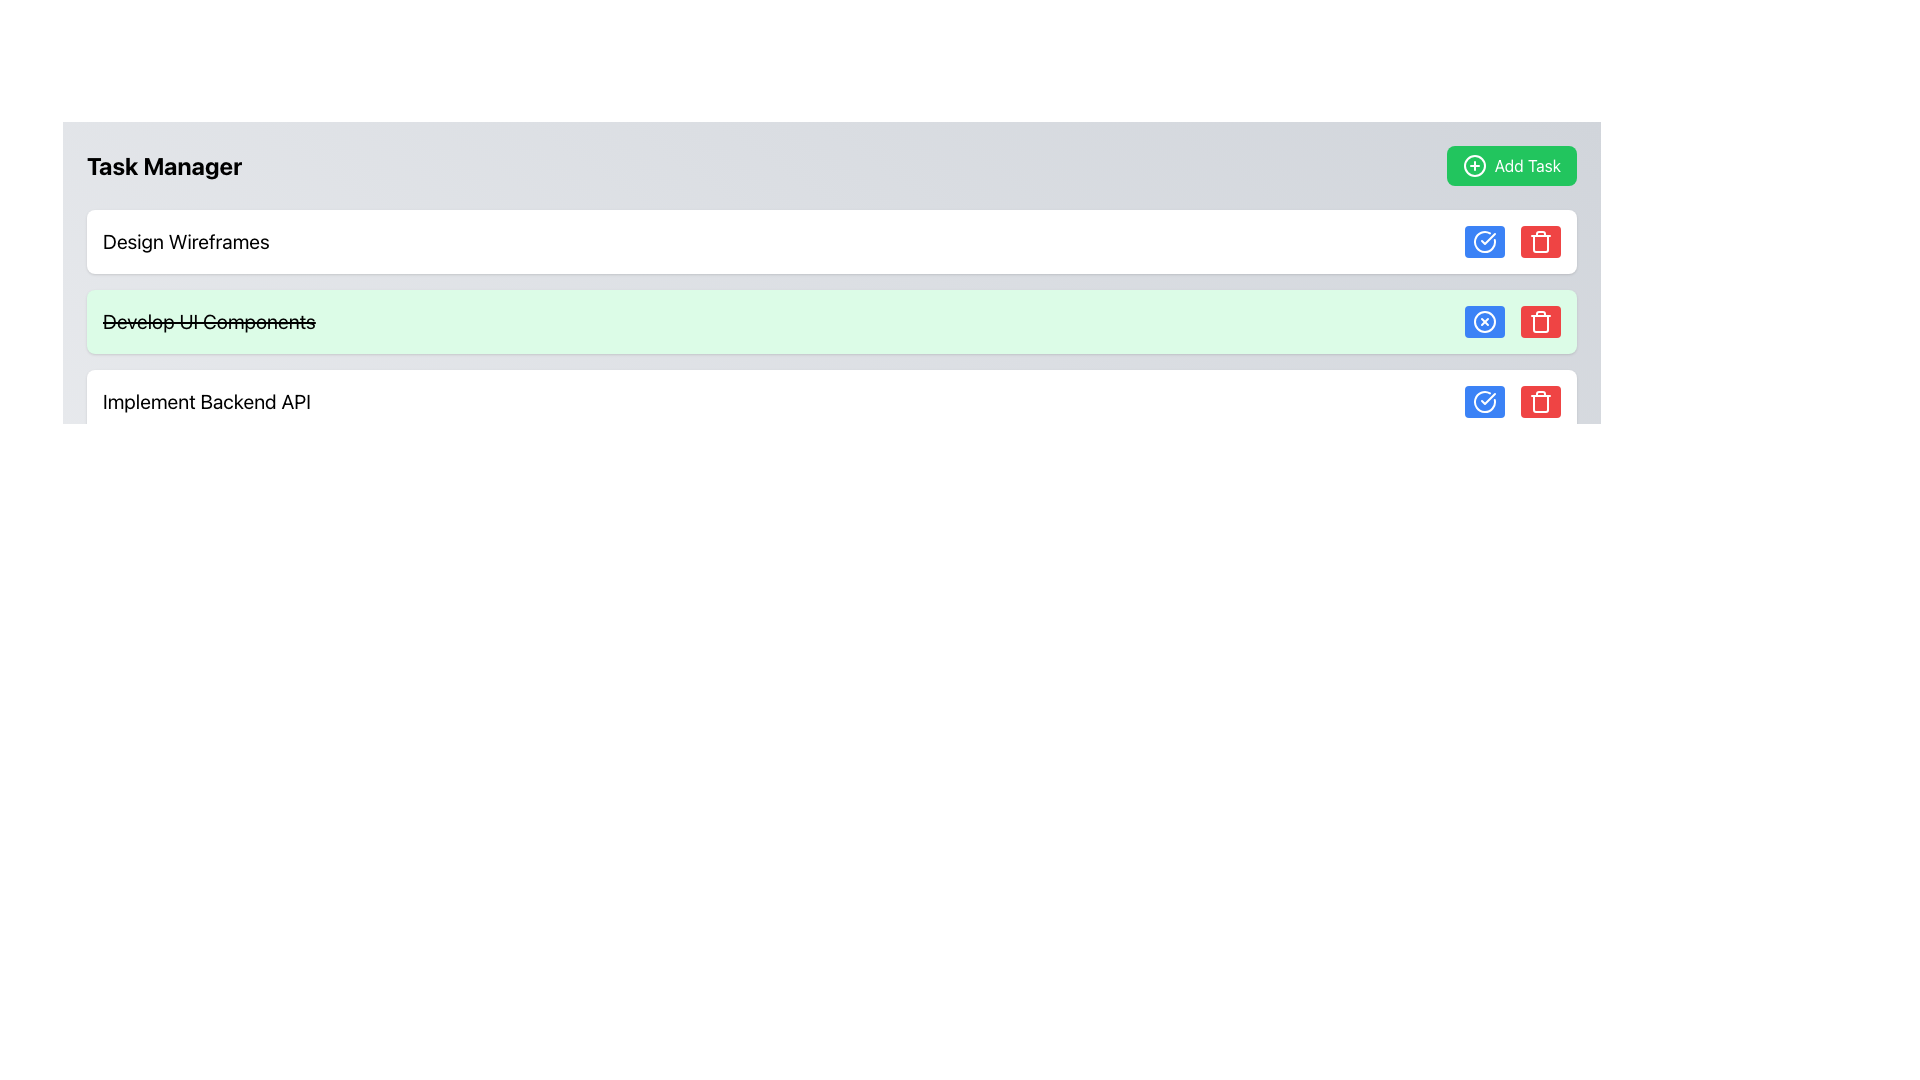 The width and height of the screenshot is (1920, 1080). What do you see at coordinates (1484, 241) in the screenshot?
I see `the checkmark icon within the button at the right end of the task item row labeled 'Develop UI Components' to mark the task as complete` at bounding box center [1484, 241].